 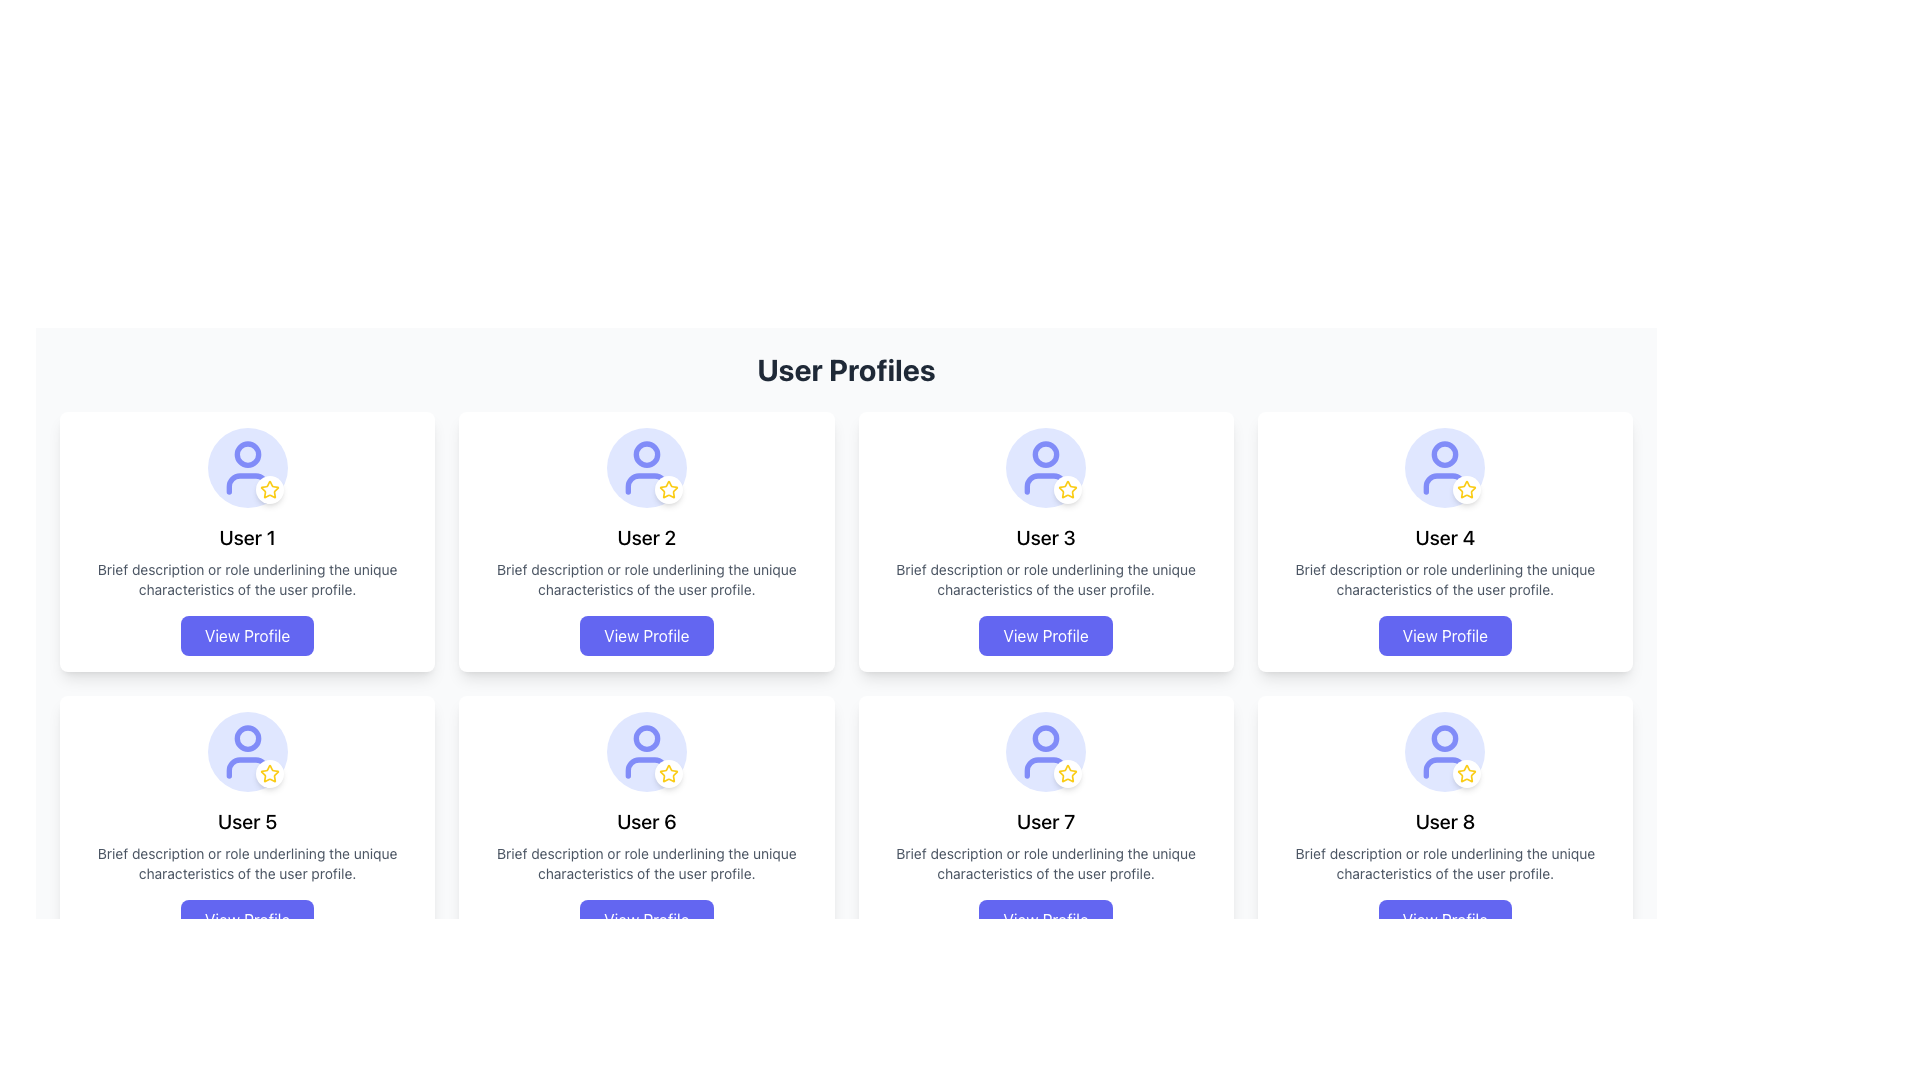 What do you see at coordinates (1445, 920) in the screenshot?
I see `the button located at the bottom-right corner of the grid layout` at bounding box center [1445, 920].